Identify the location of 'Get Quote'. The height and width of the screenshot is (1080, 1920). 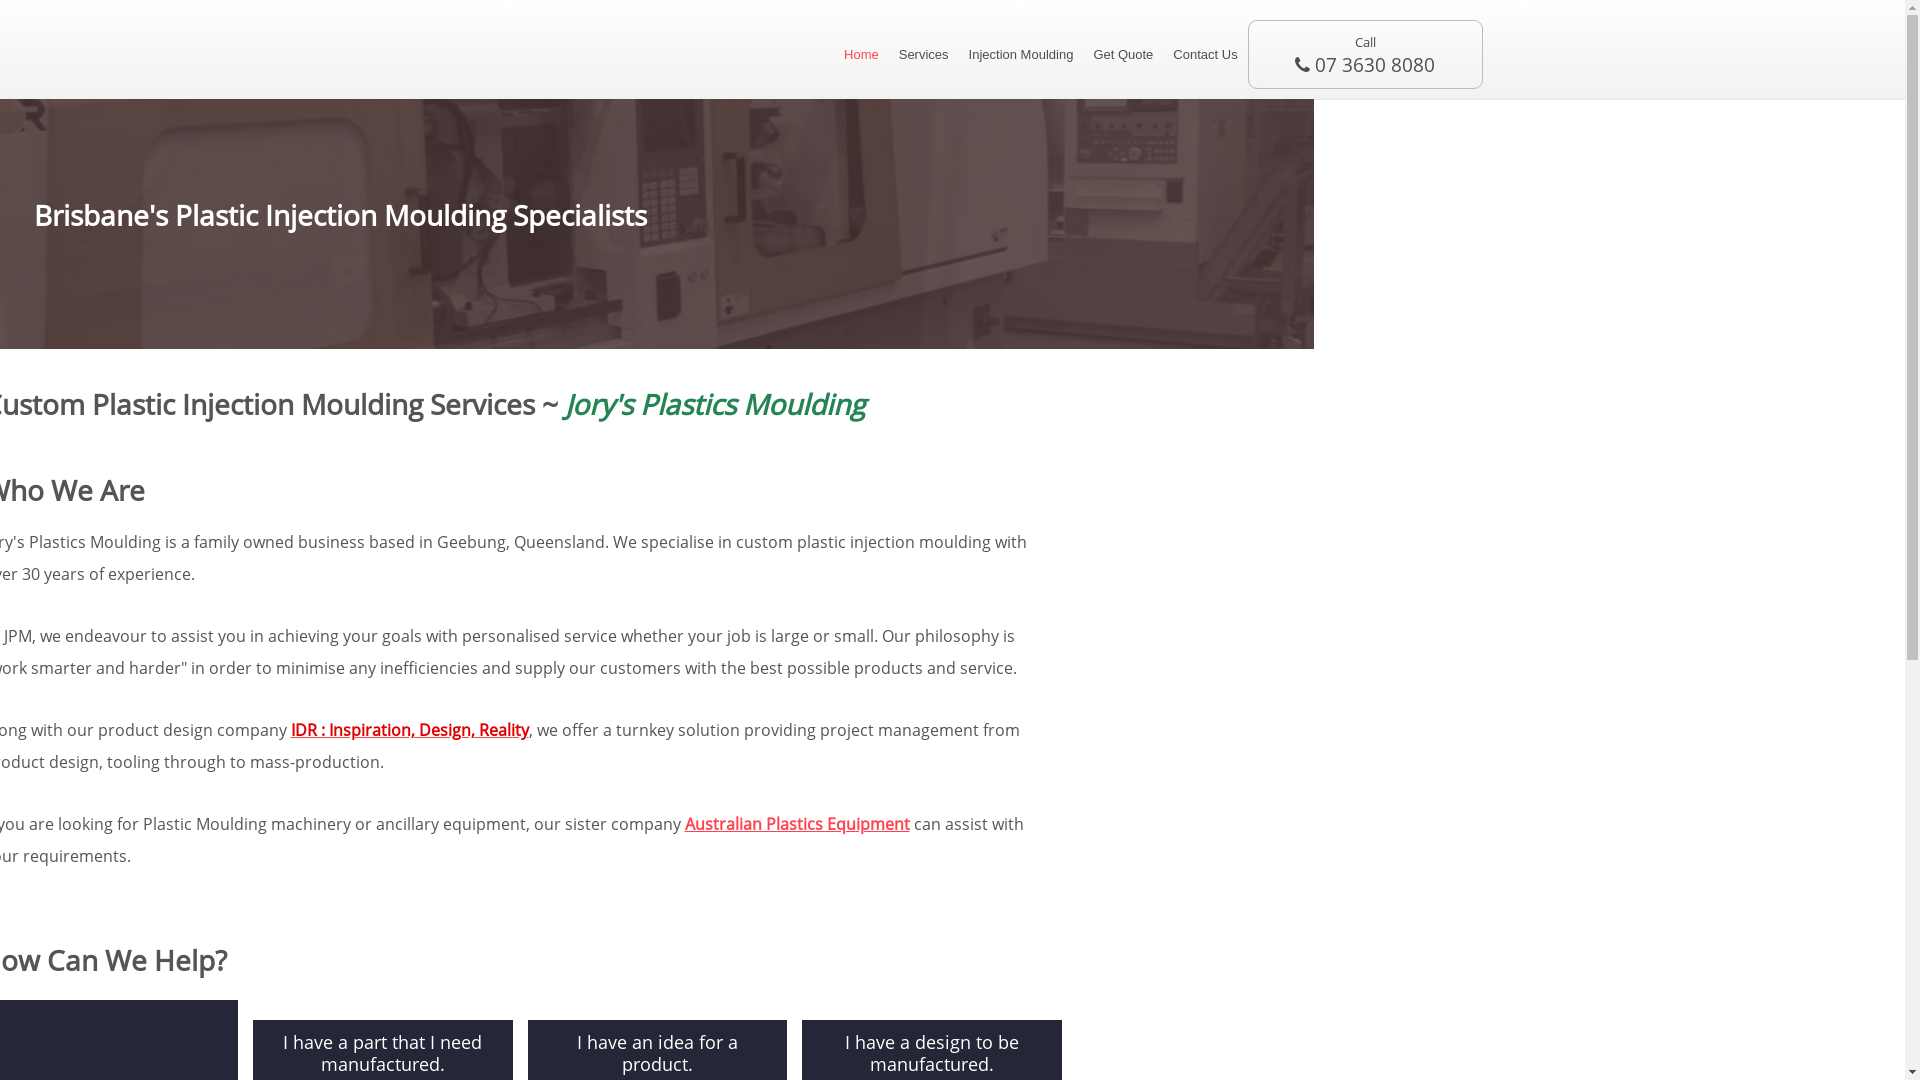
(1123, 53).